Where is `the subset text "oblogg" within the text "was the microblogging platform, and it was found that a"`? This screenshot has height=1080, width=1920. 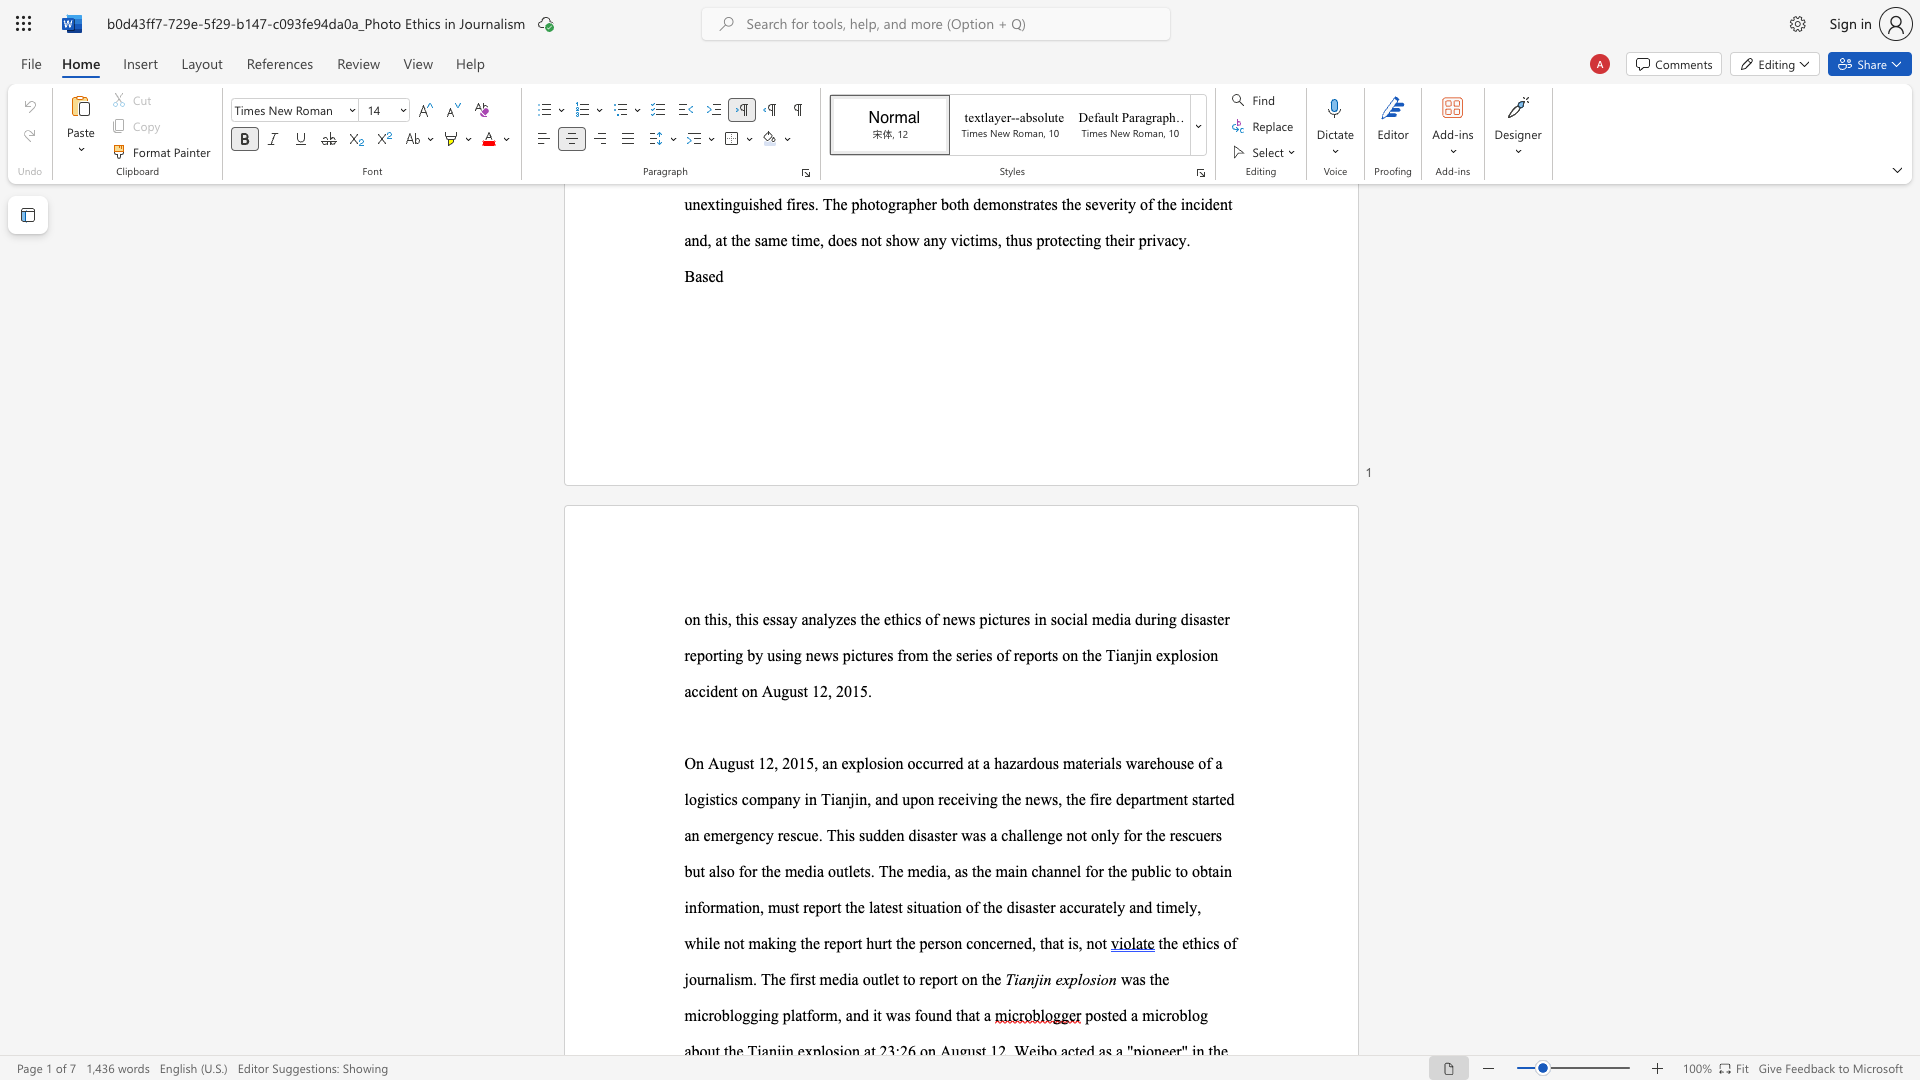
the subset text "oblogg" within the text "was the microblogging platform, and it was found that a" is located at coordinates (713, 1015).